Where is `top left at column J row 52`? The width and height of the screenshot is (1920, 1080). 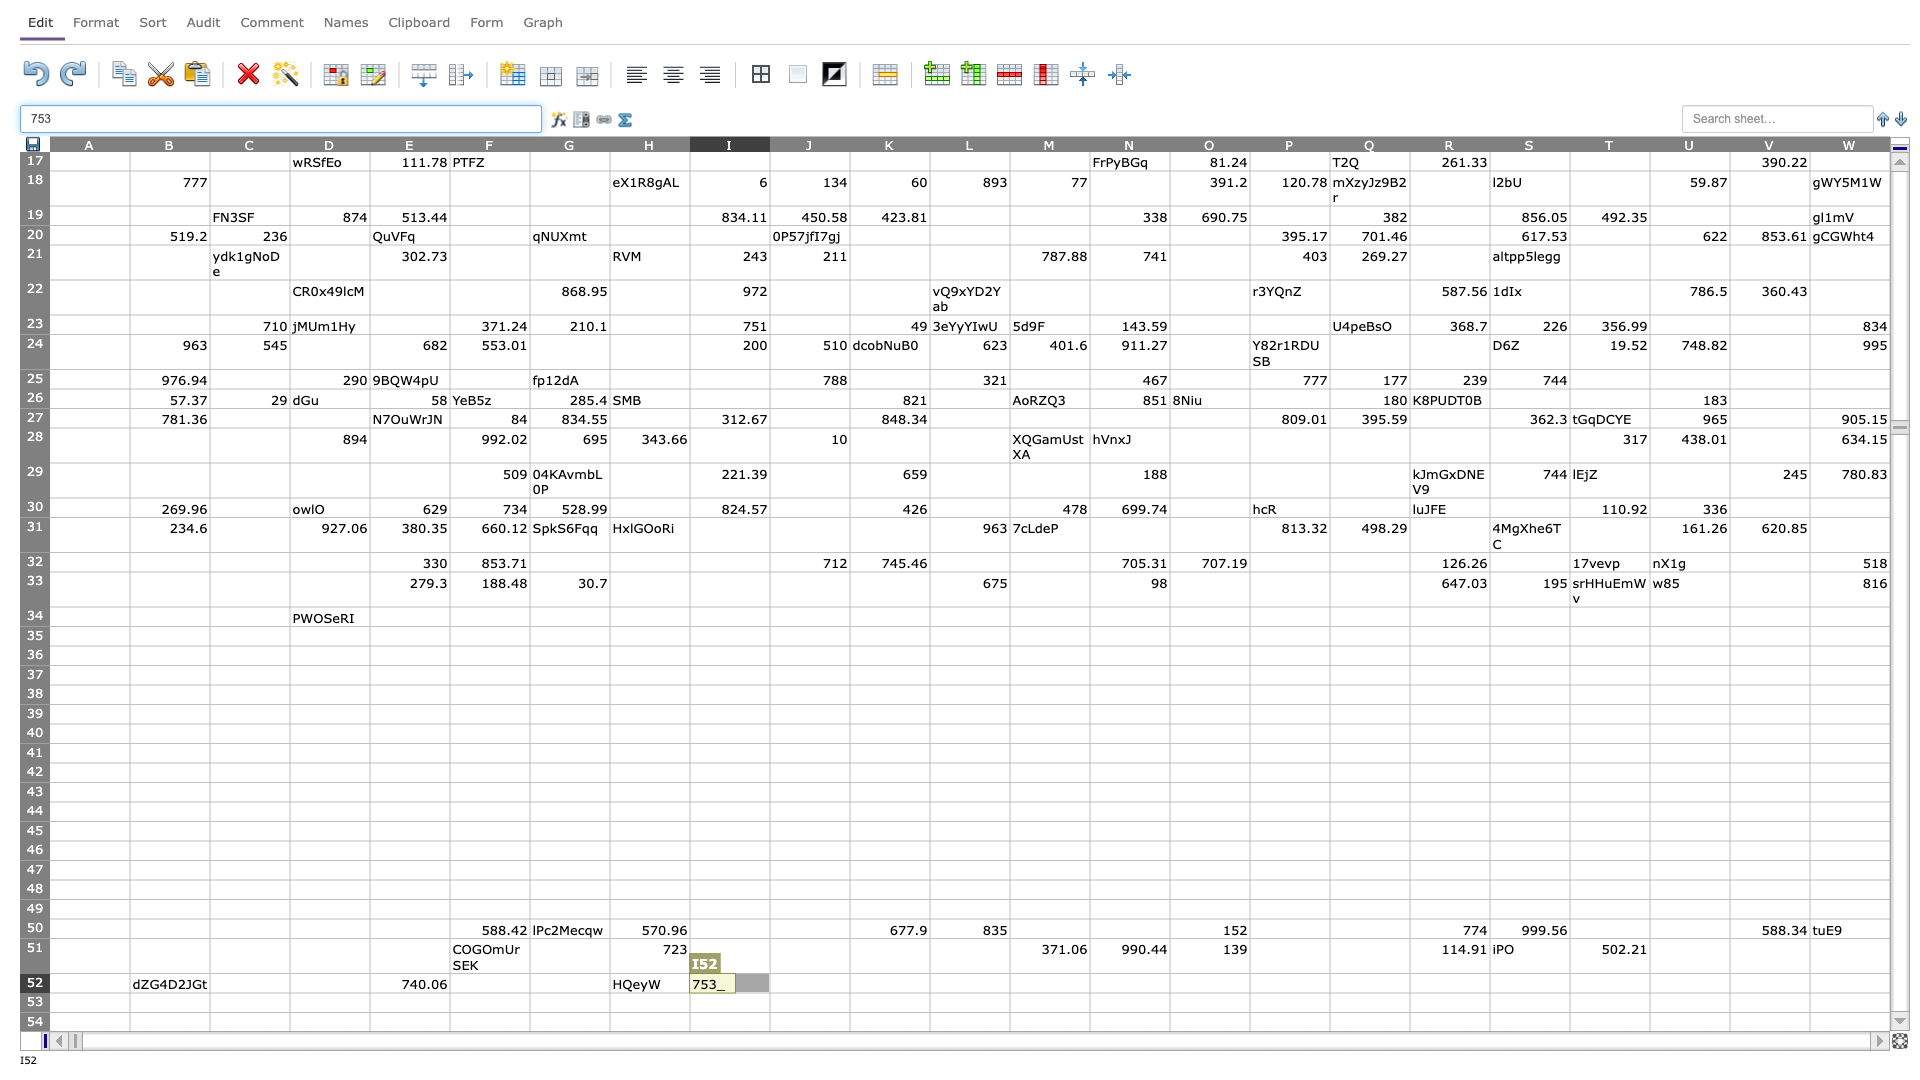 top left at column J row 52 is located at coordinates (768, 972).